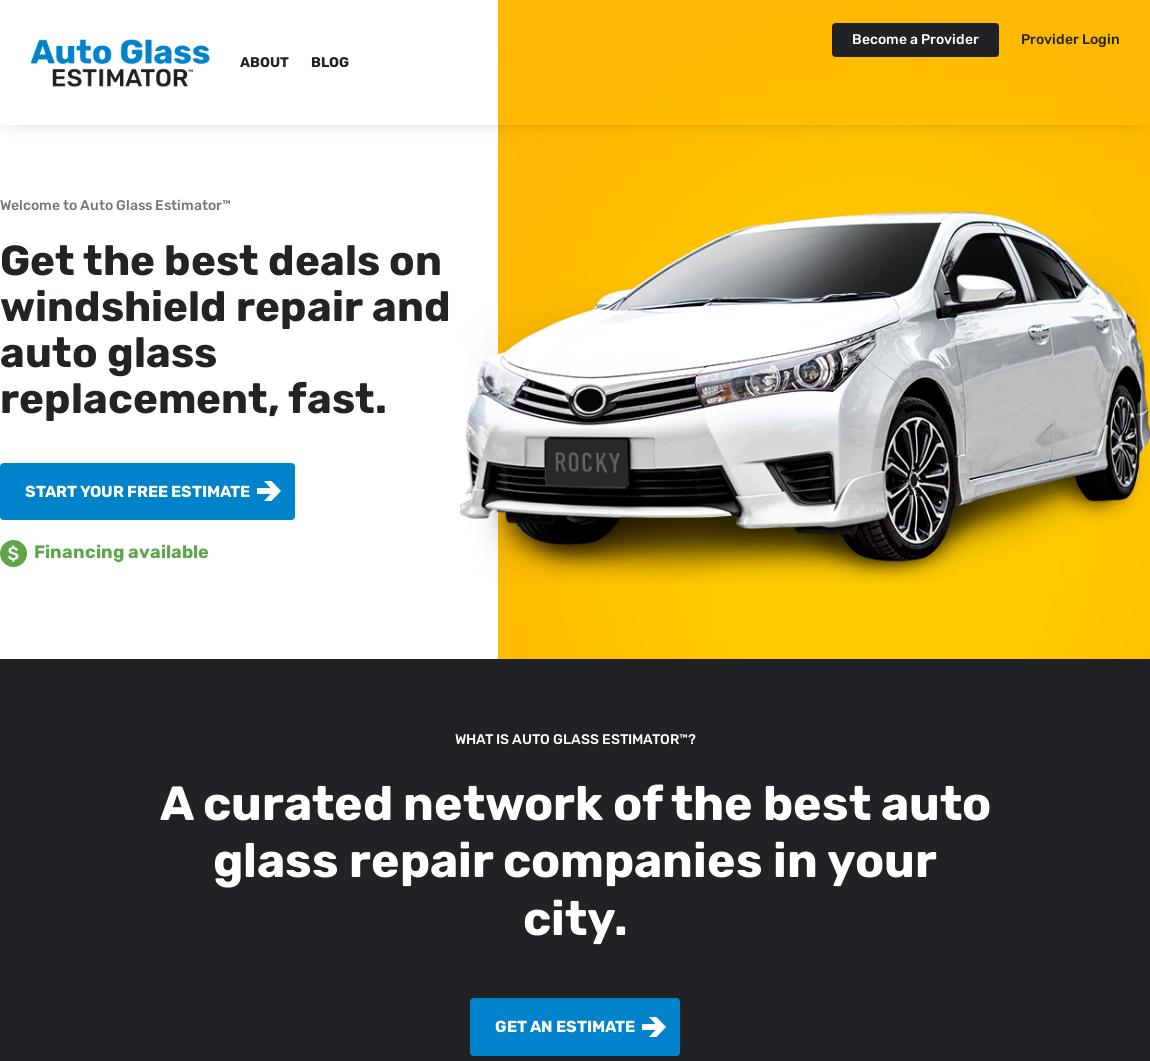 This screenshot has height=1061, width=1150. I want to click on 'About', so click(263, 62).